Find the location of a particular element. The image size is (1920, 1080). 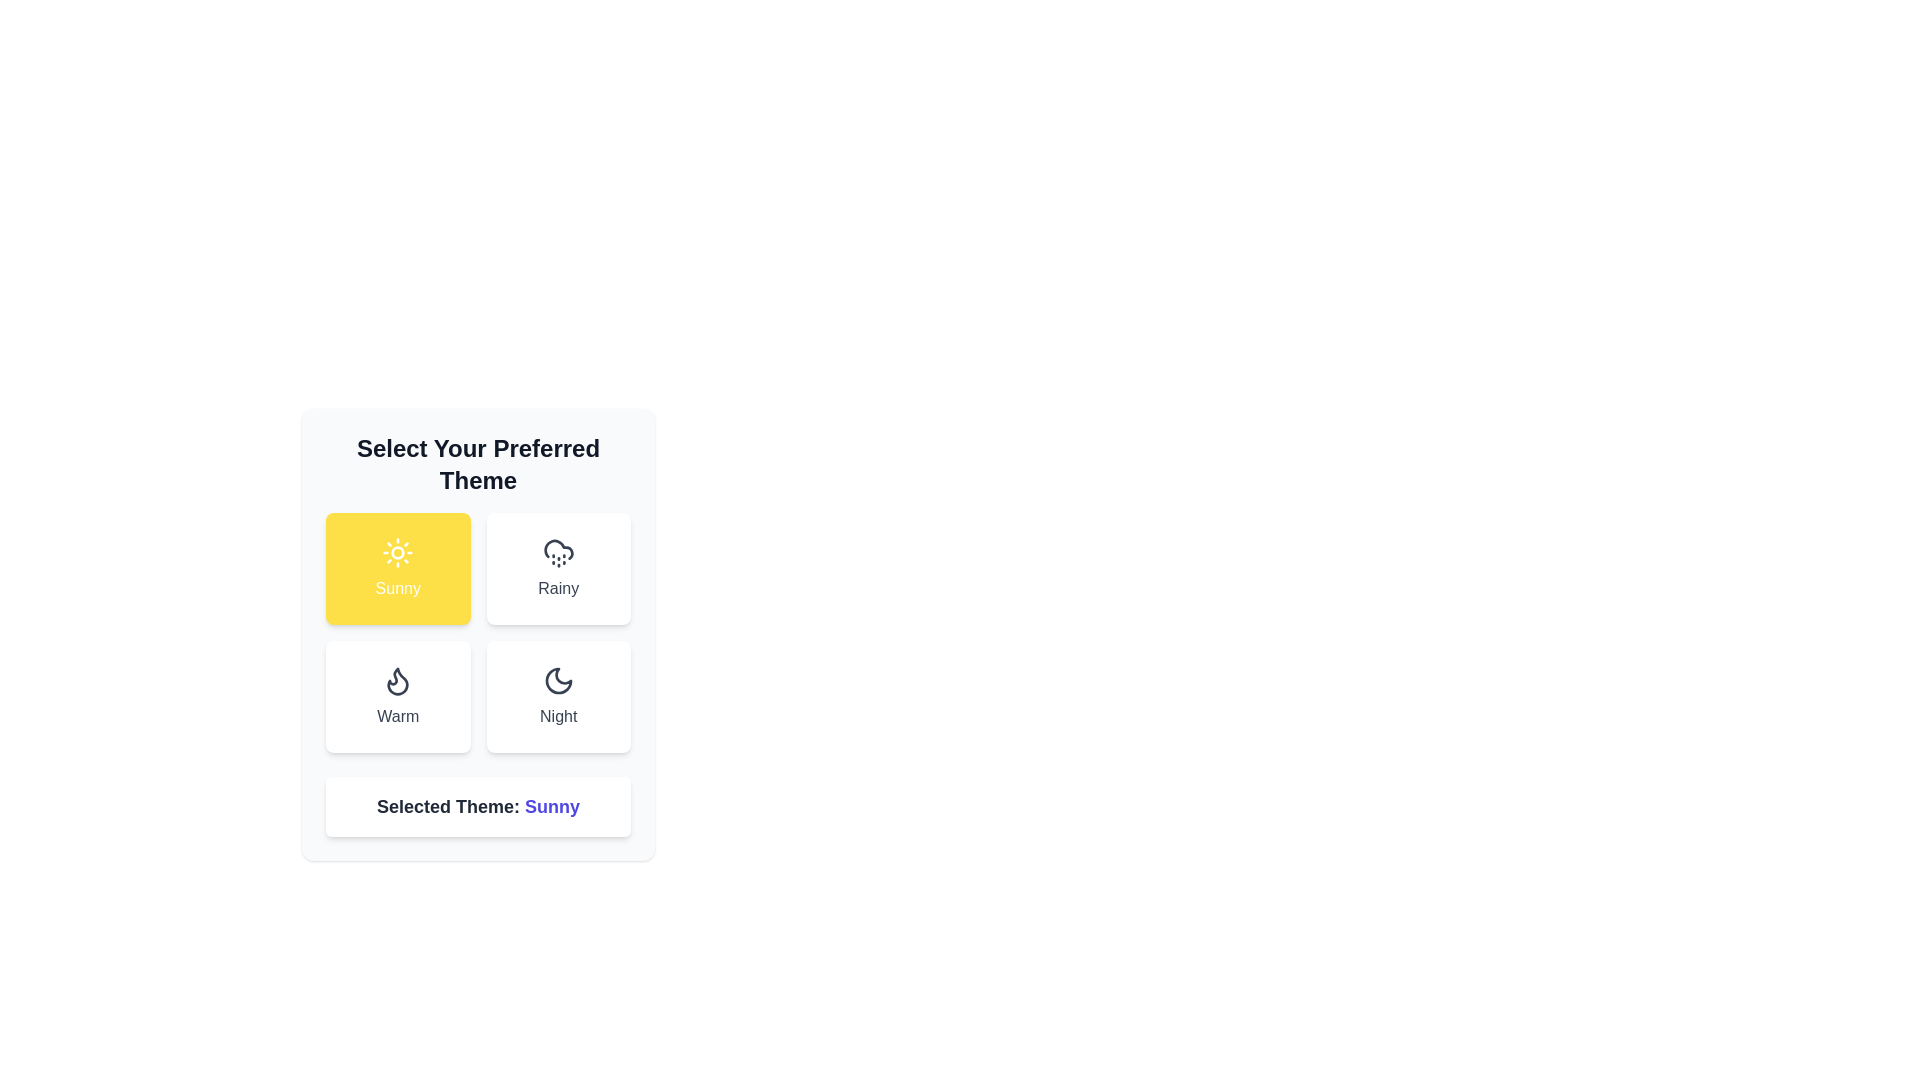

the theme button labeled Rainy to observe its hover effect is located at coordinates (558, 569).